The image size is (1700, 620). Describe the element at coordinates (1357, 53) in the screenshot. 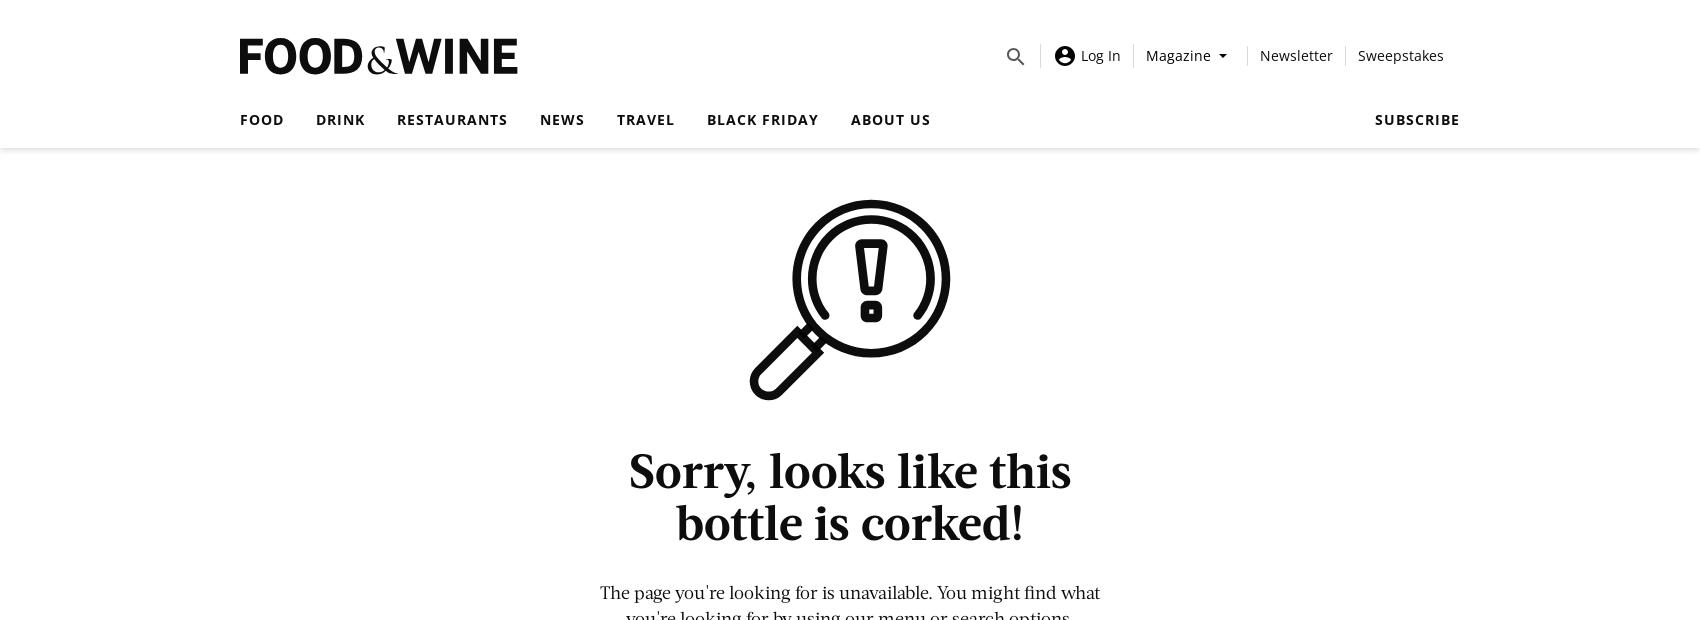

I see `'Sweepstakes'` at that location.